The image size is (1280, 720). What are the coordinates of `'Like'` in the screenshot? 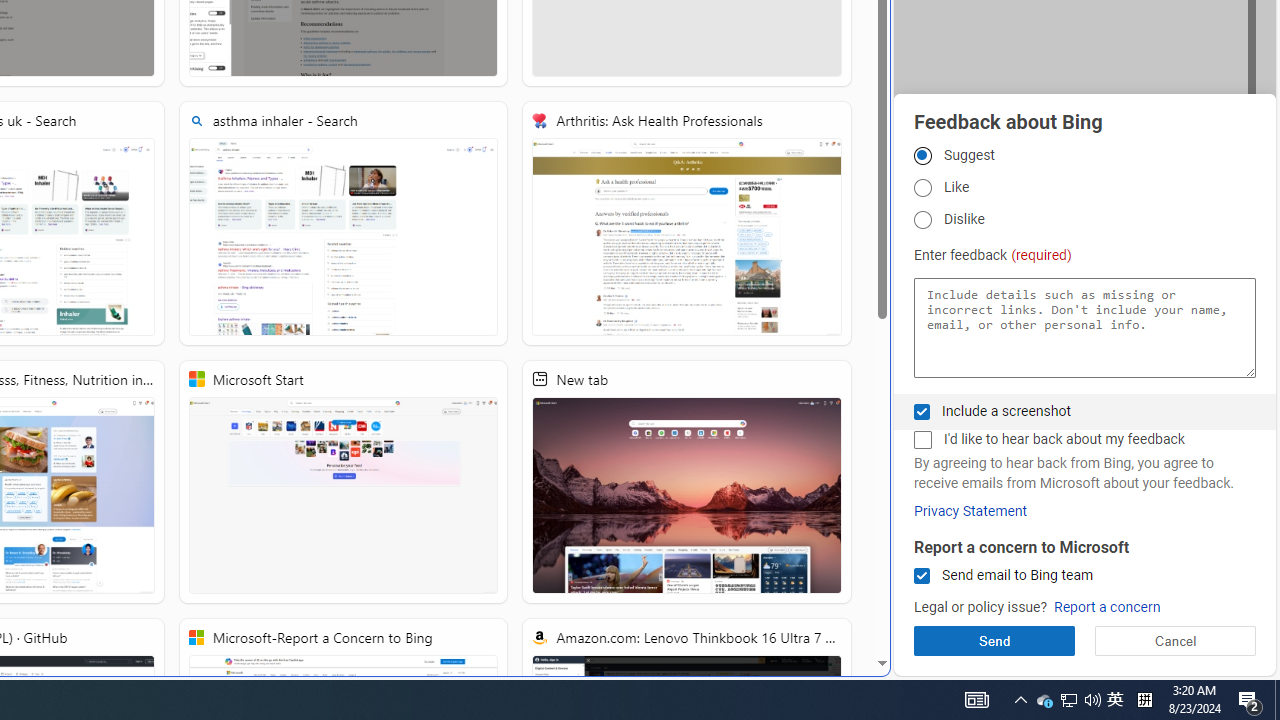 It's located at (921, 188).